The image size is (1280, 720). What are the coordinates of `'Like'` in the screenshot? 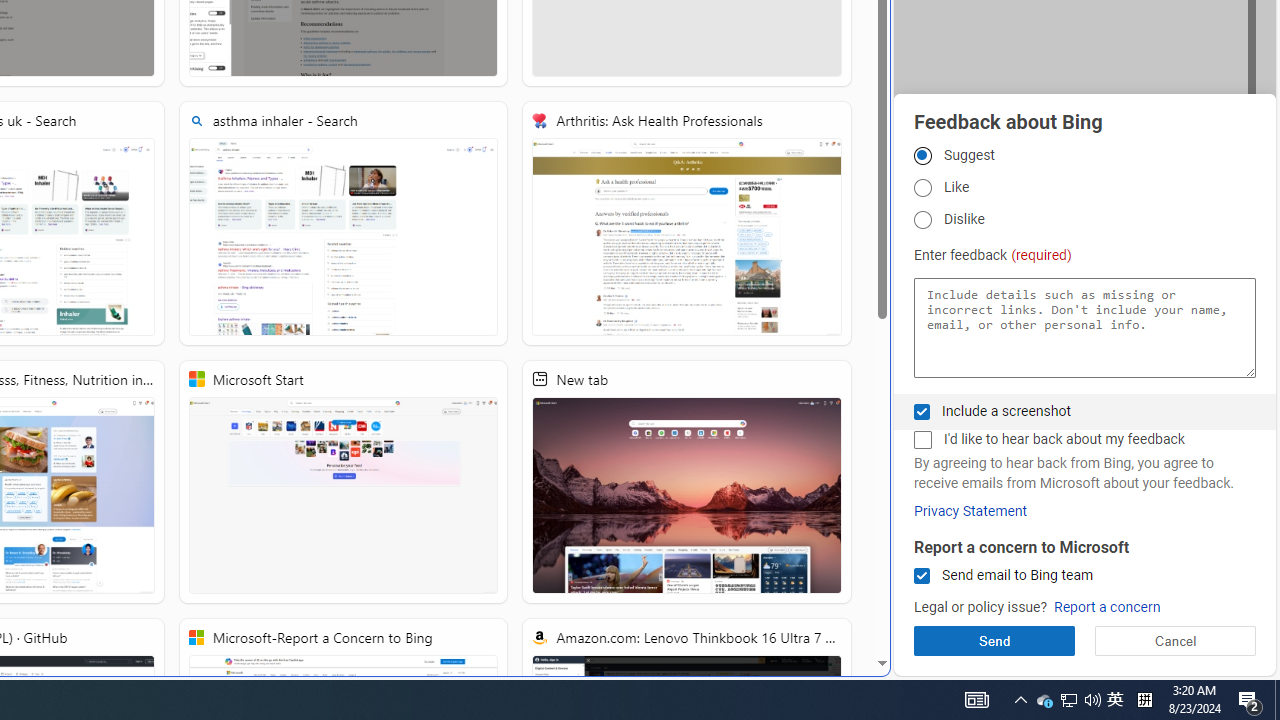 It's located at (921, 188).